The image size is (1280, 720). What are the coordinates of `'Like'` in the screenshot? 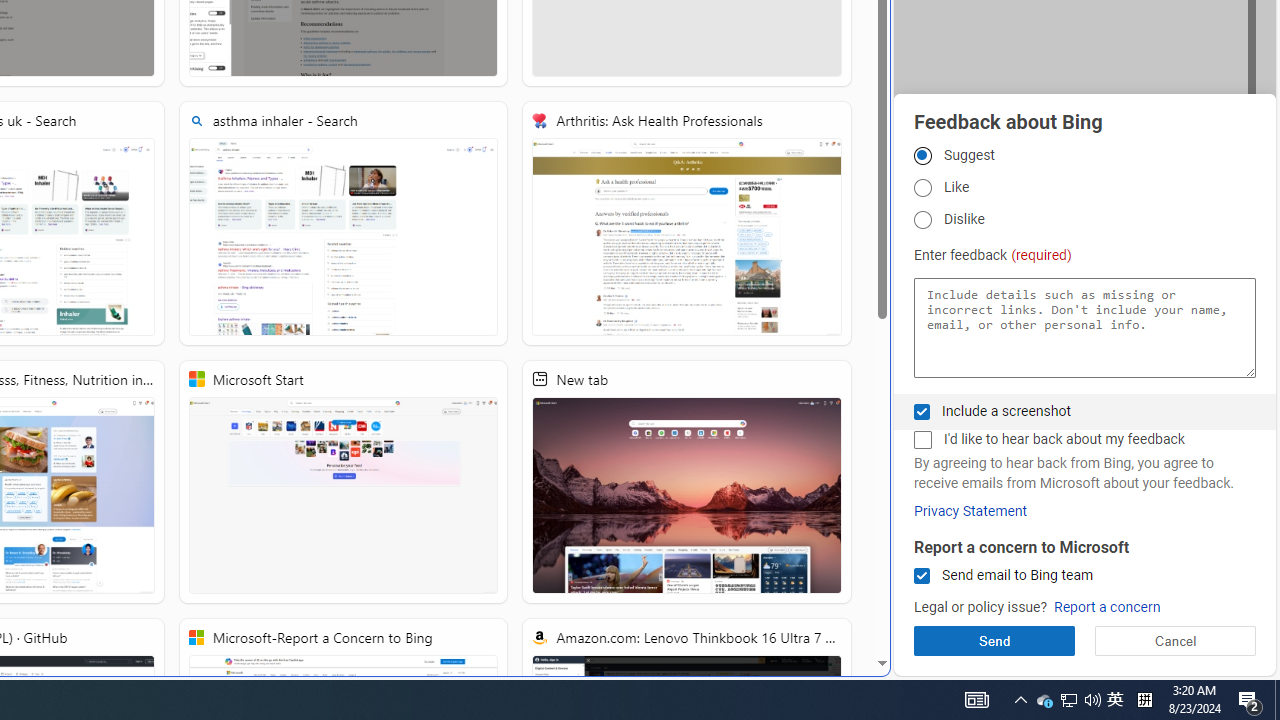 It's located at (921, 188).